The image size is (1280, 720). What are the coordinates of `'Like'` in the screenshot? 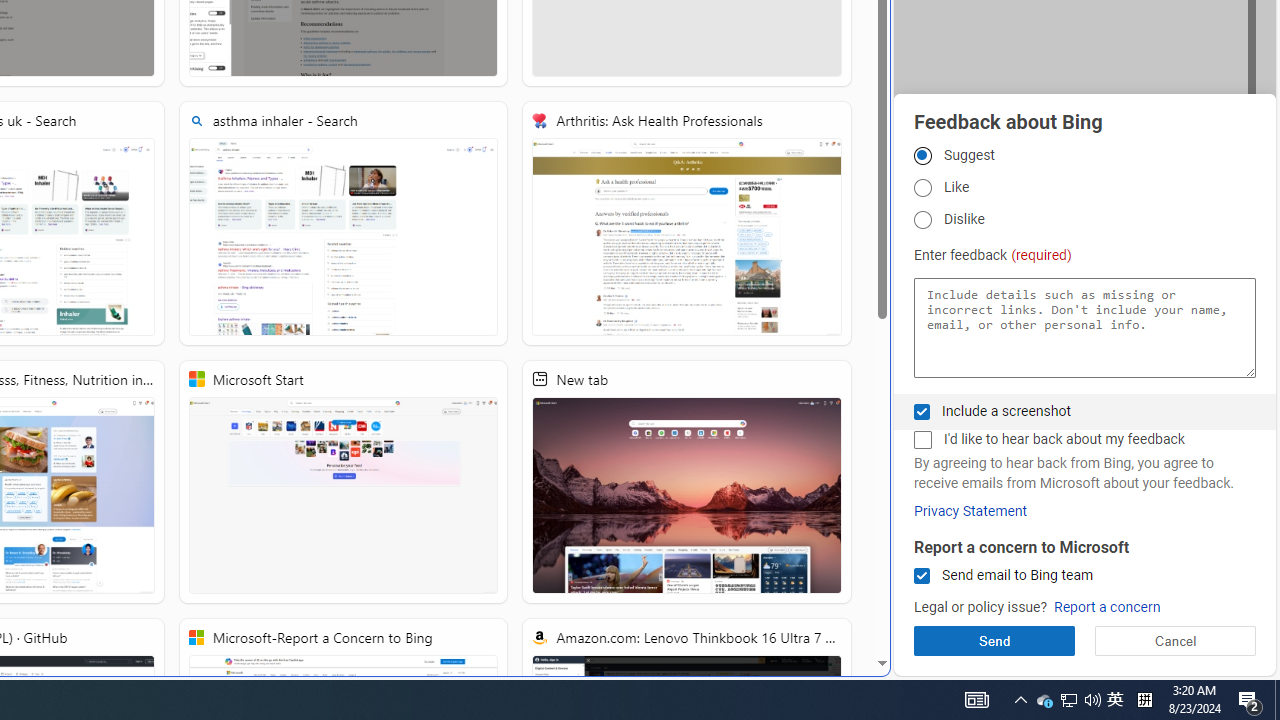 It's located at (921, 188).